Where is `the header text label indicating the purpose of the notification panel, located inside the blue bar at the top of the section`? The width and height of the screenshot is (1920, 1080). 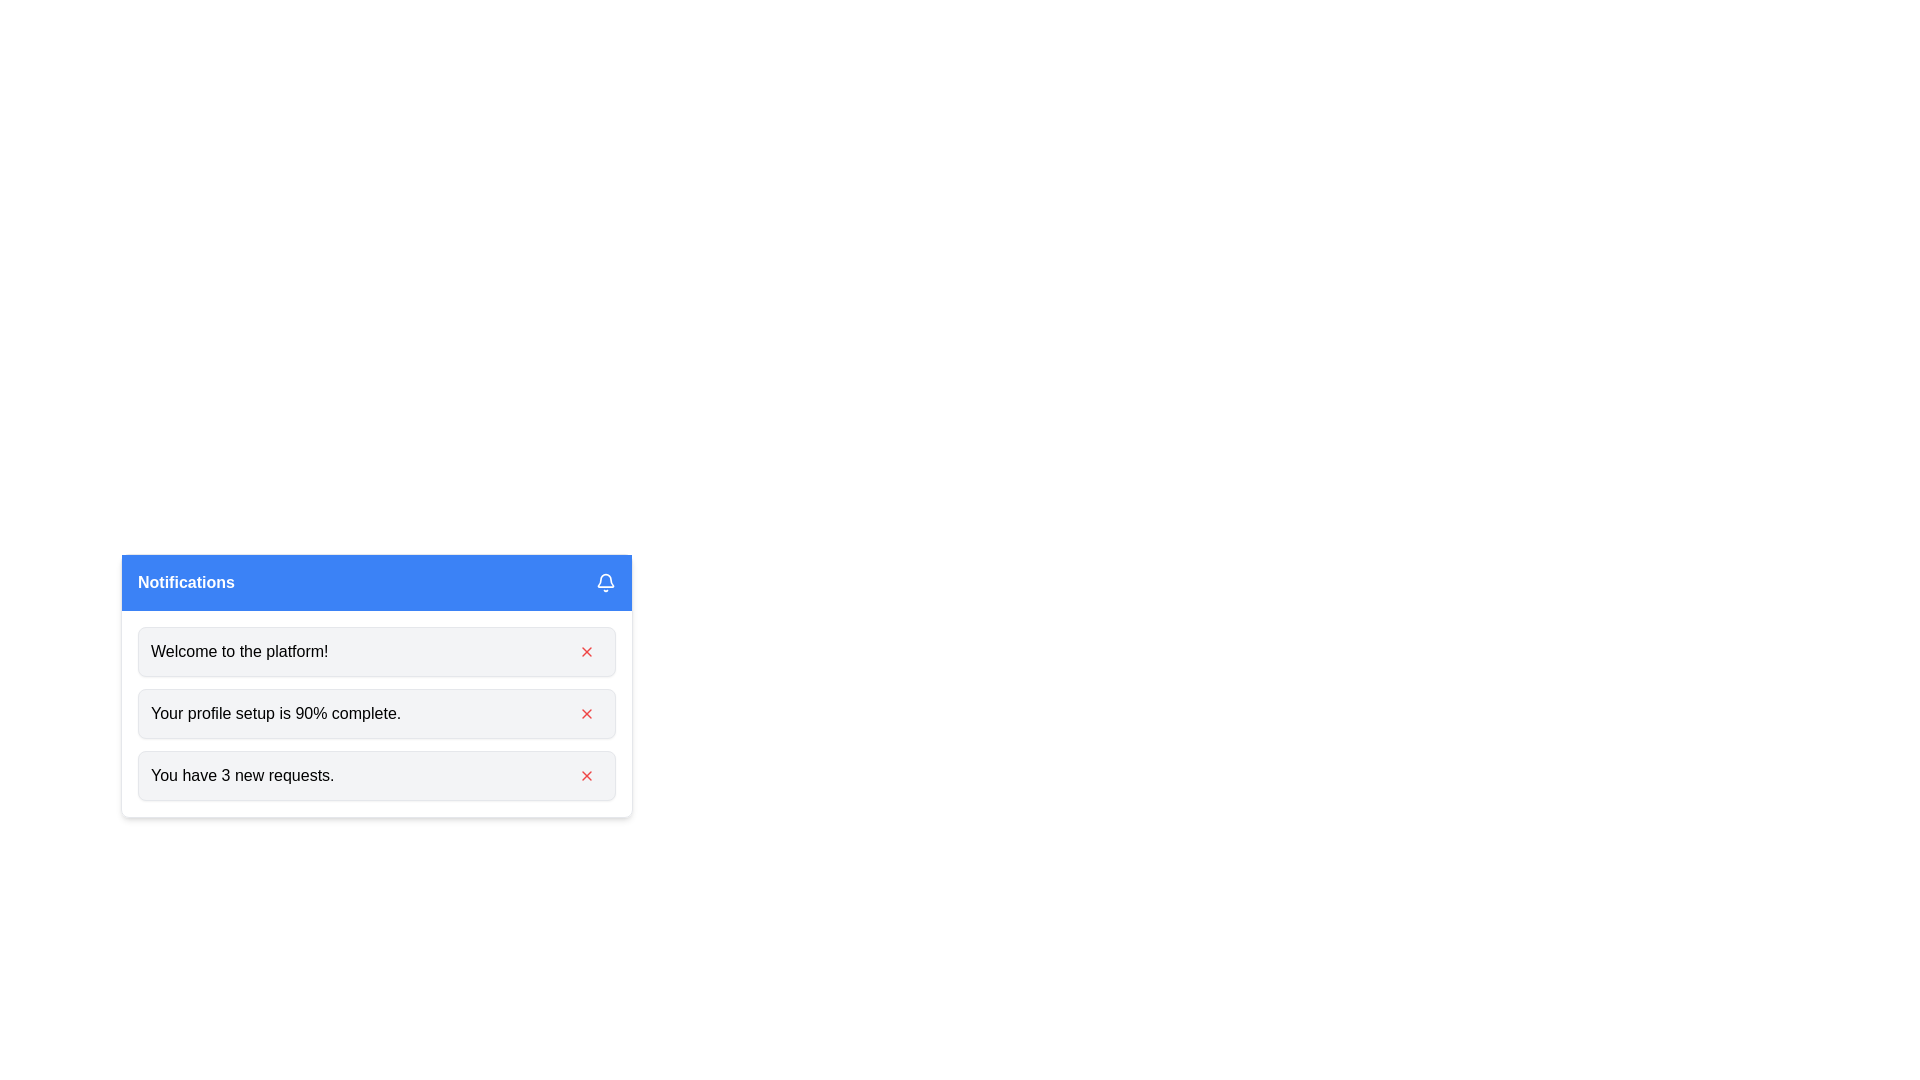 the header text label indicating the purpose of the notification panel, located inside the blue bar at the top of the section is located at coordinates (186, 582).